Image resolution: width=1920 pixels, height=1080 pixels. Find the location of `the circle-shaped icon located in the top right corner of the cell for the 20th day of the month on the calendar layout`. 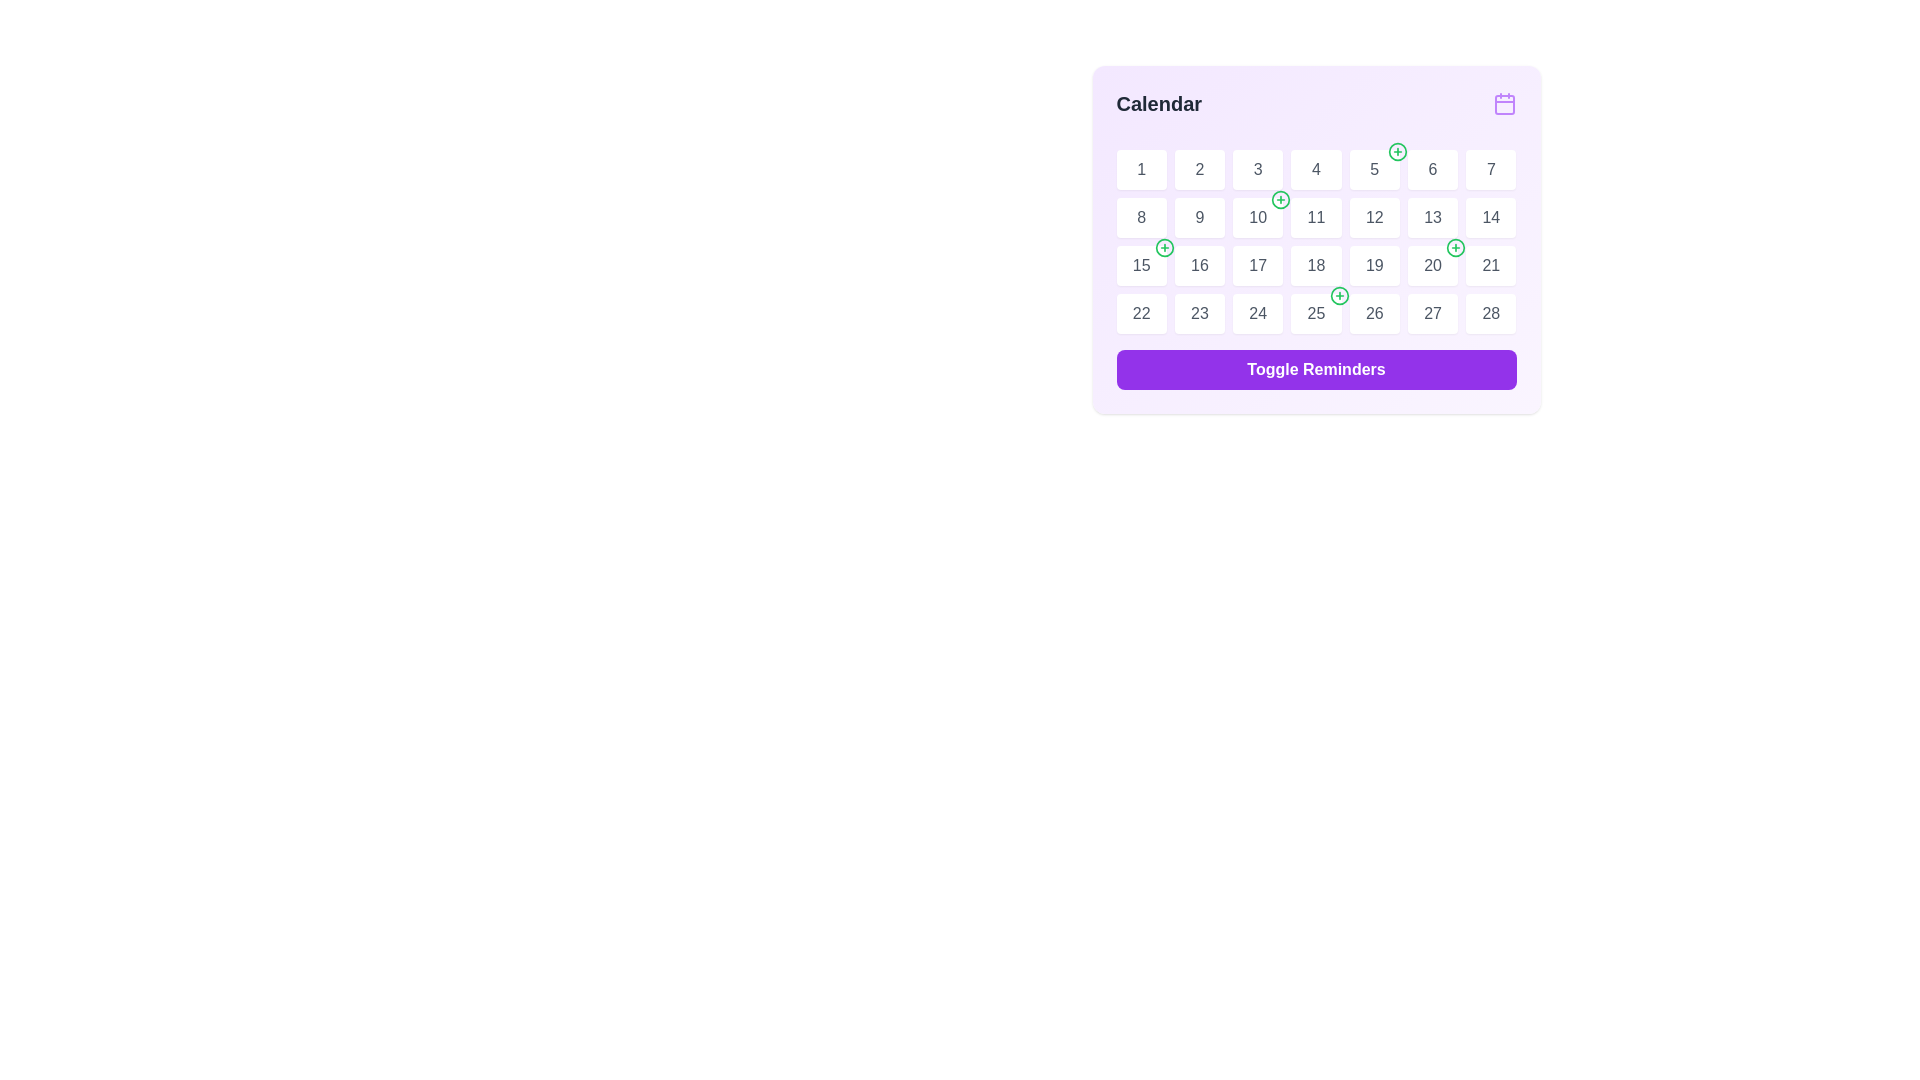

the circle-shaped icon located in the top right corner of the cell for the 20th day of the month on the calendar layout is located at coordinates (1456, 246).